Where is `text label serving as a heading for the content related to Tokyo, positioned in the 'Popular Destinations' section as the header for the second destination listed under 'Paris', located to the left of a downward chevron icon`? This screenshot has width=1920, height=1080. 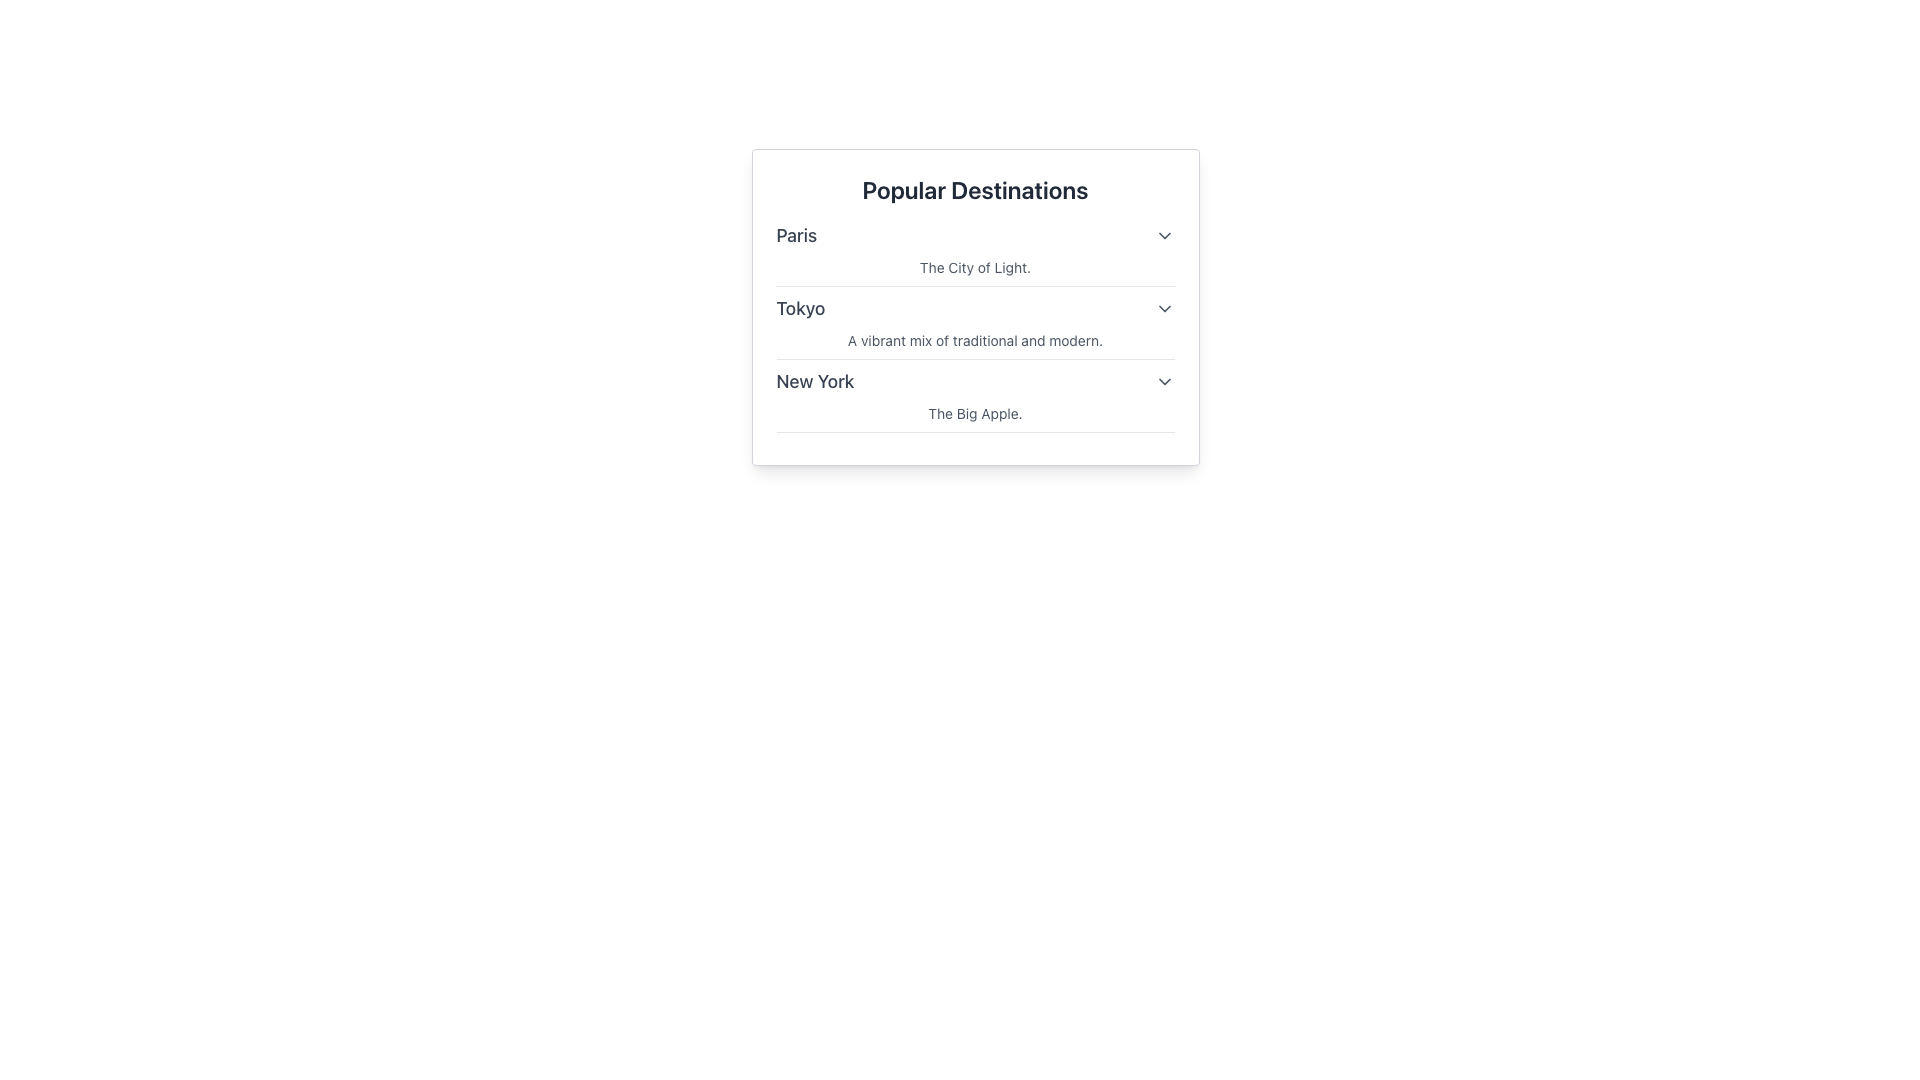 text label serving as a heading for the content related to Tokyo, positioned in the 'Popular Destinations' section as the header for the second destination listed under 'Paris', located to the left of a downward chevron icon is located at coordinates (801, 308).